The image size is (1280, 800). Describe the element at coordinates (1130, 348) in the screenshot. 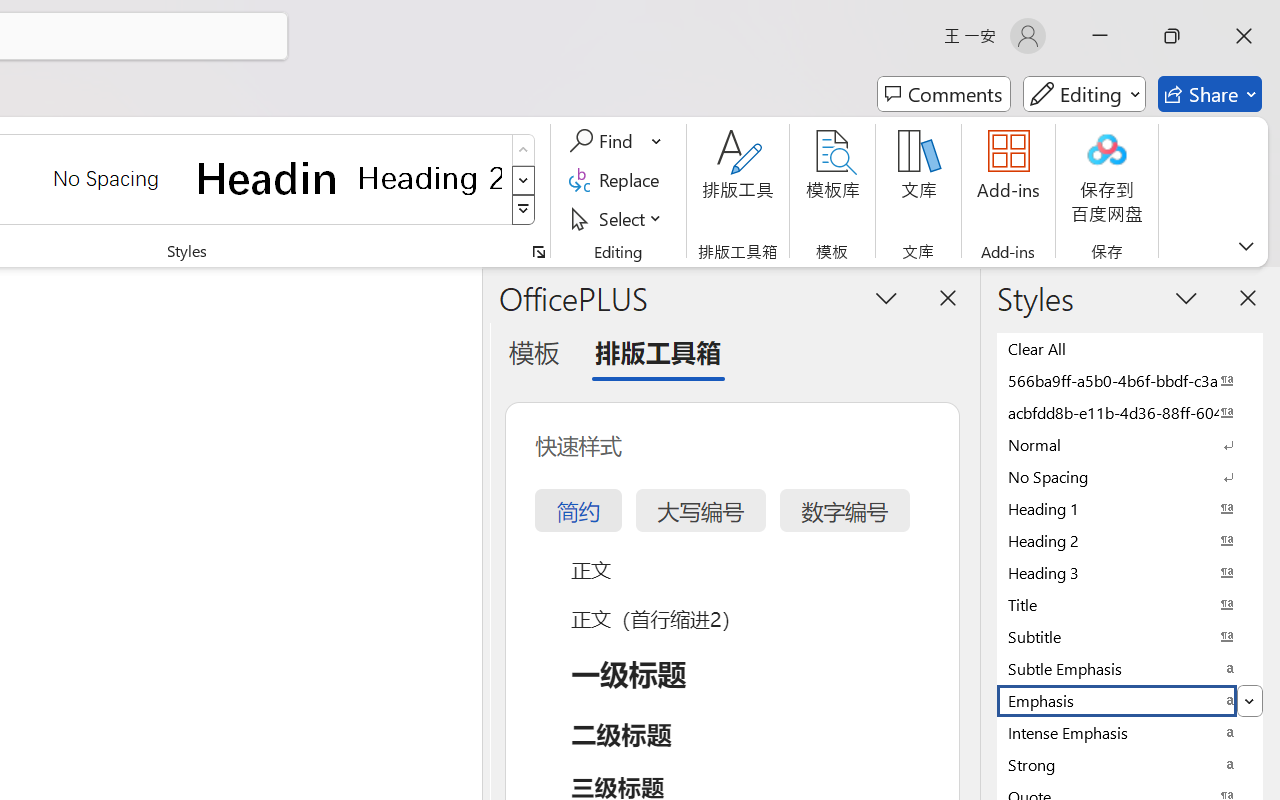

I see `'Clear All'` at that location.